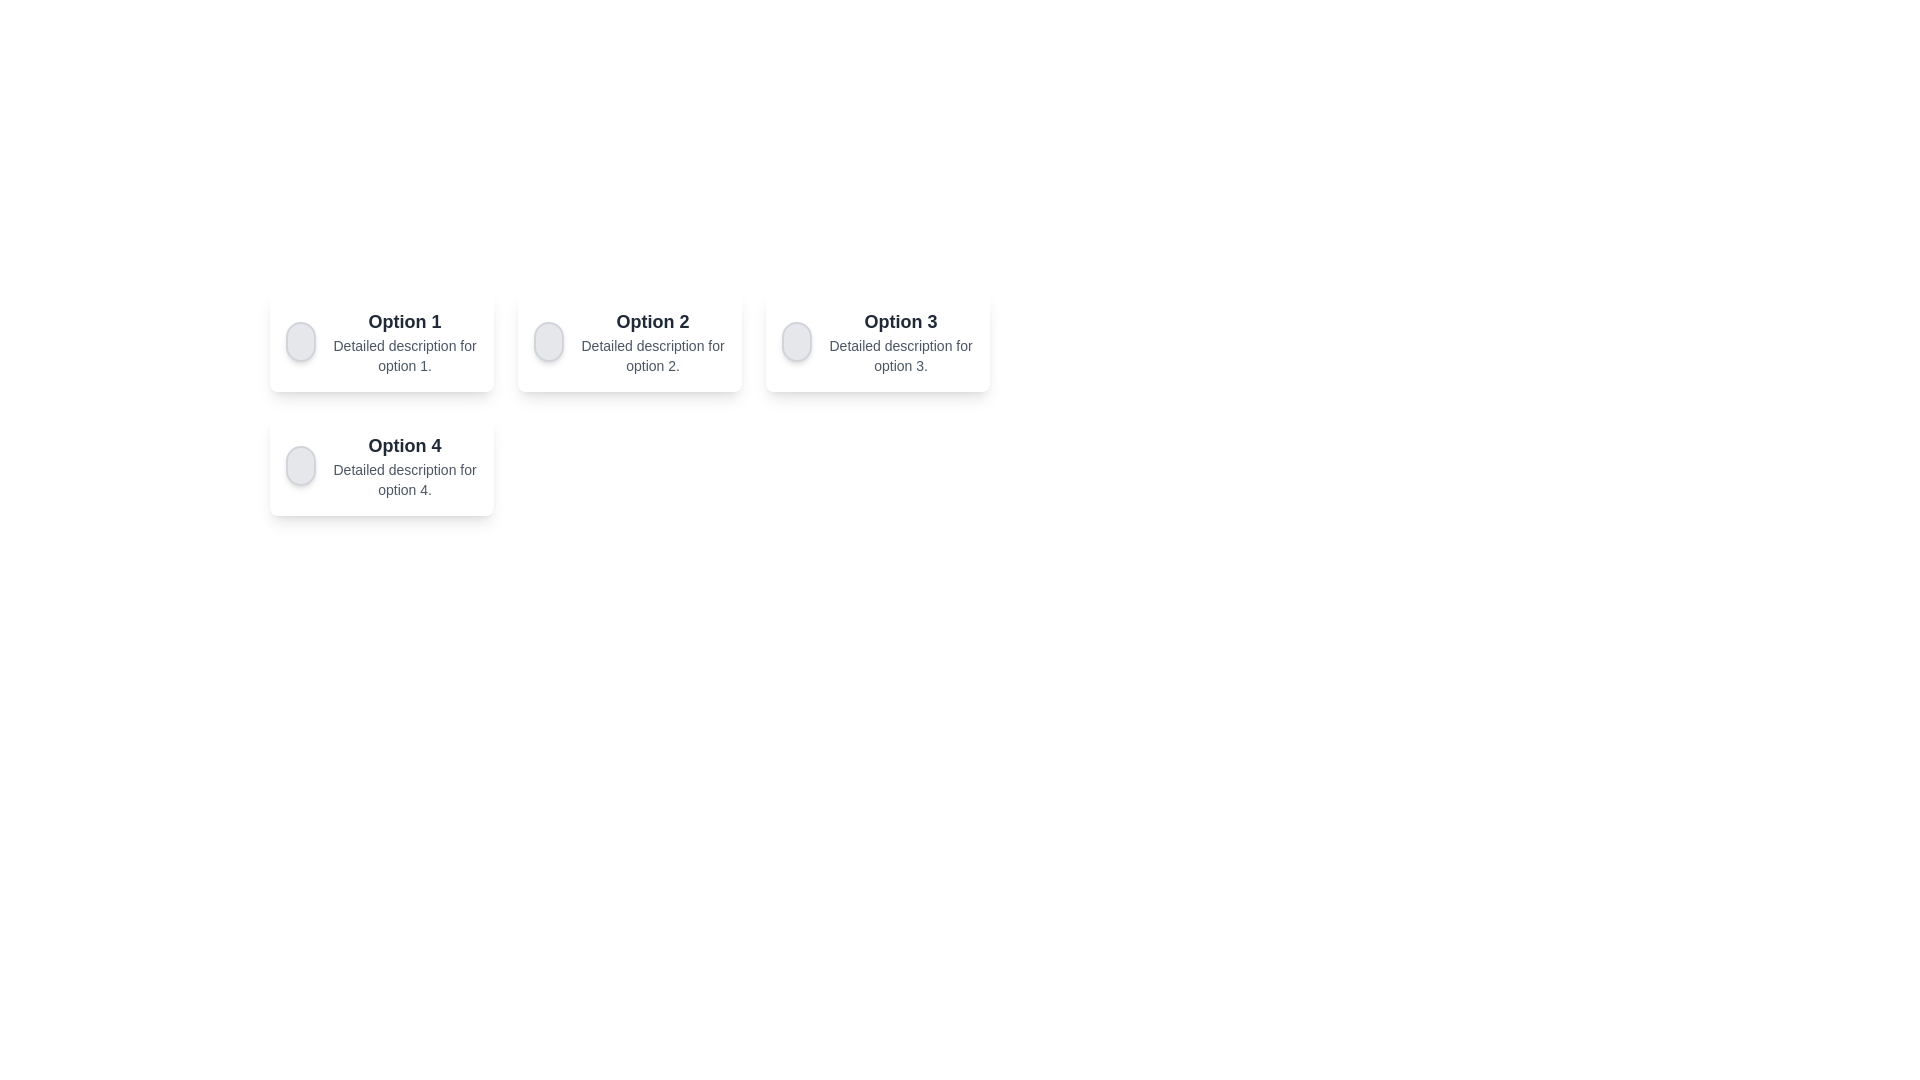 The width and height of the screenshot is (1920, 1080). I want to click on the primary title text label located at the top of the card in the second row of the grid, so click(900, 320).